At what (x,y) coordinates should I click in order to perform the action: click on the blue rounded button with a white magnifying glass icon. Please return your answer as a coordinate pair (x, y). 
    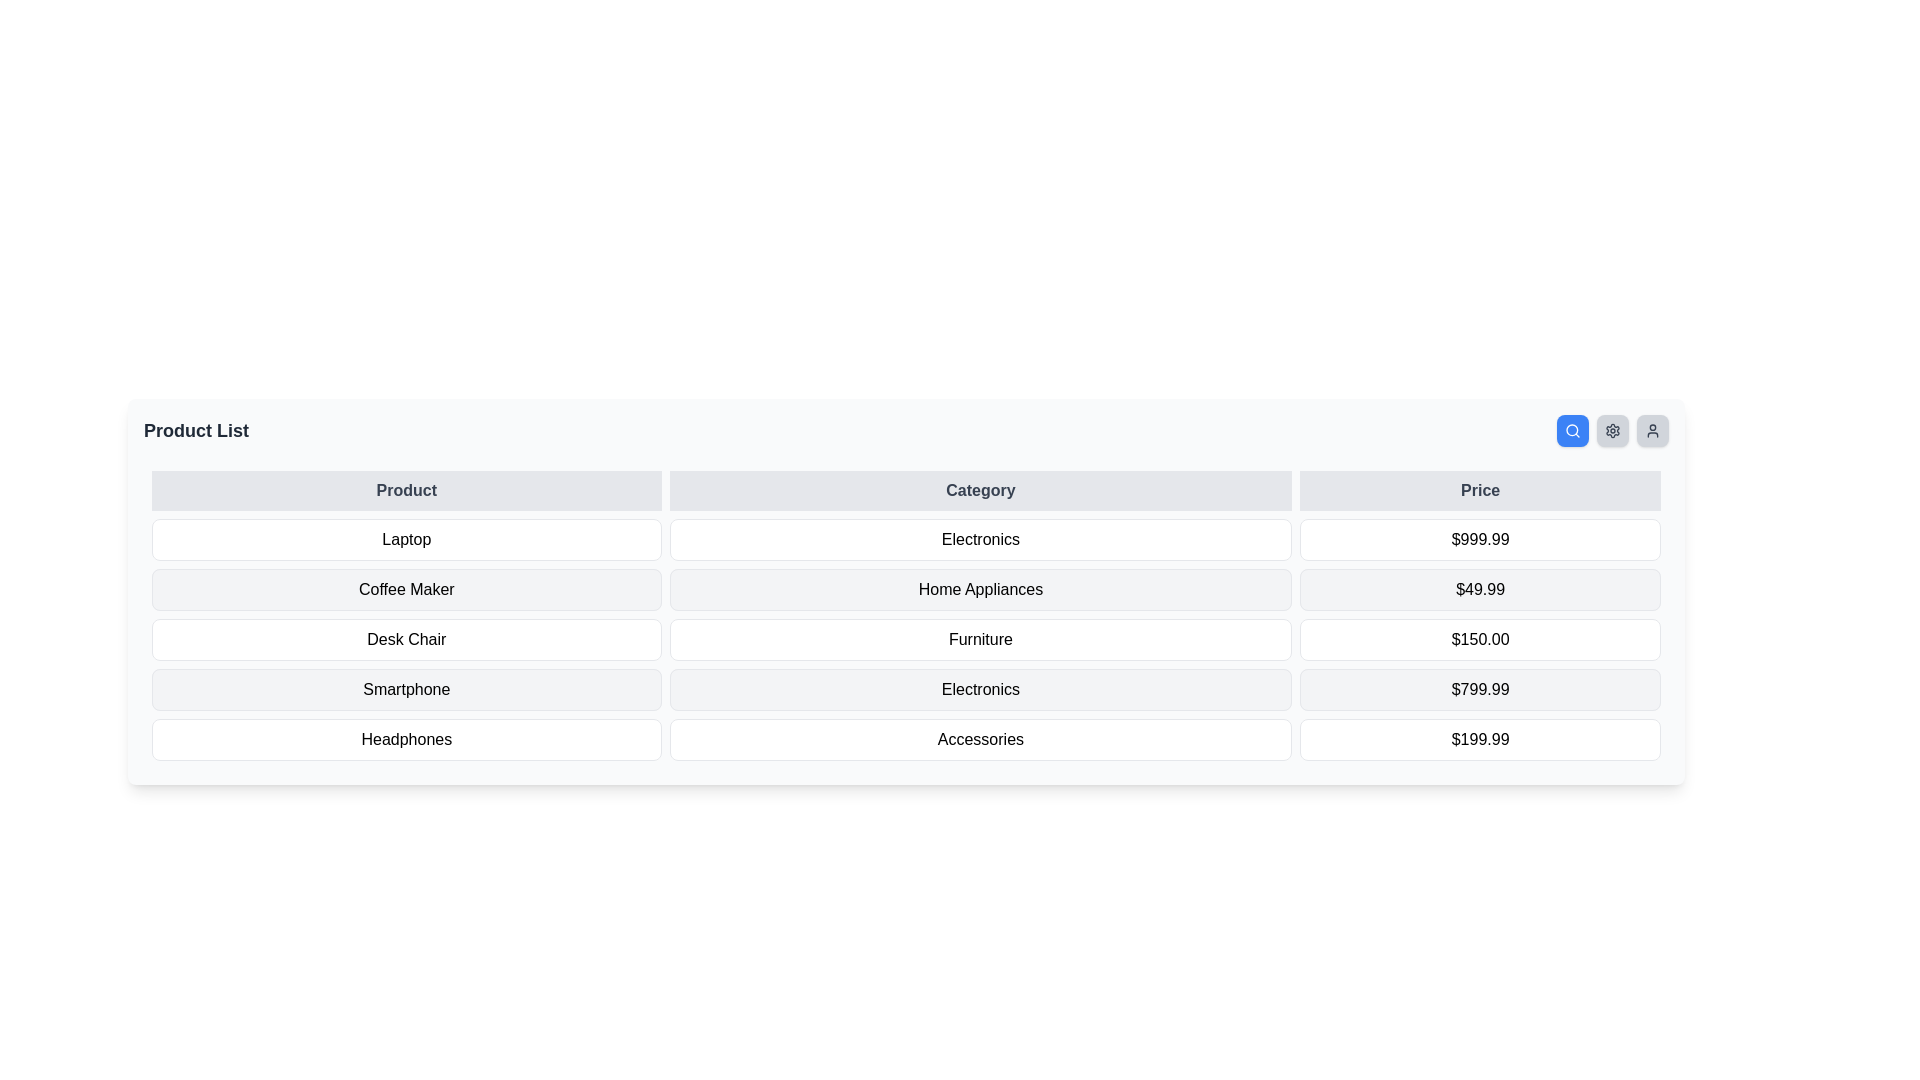
    Looking at the image, I should click on (1572, 430).